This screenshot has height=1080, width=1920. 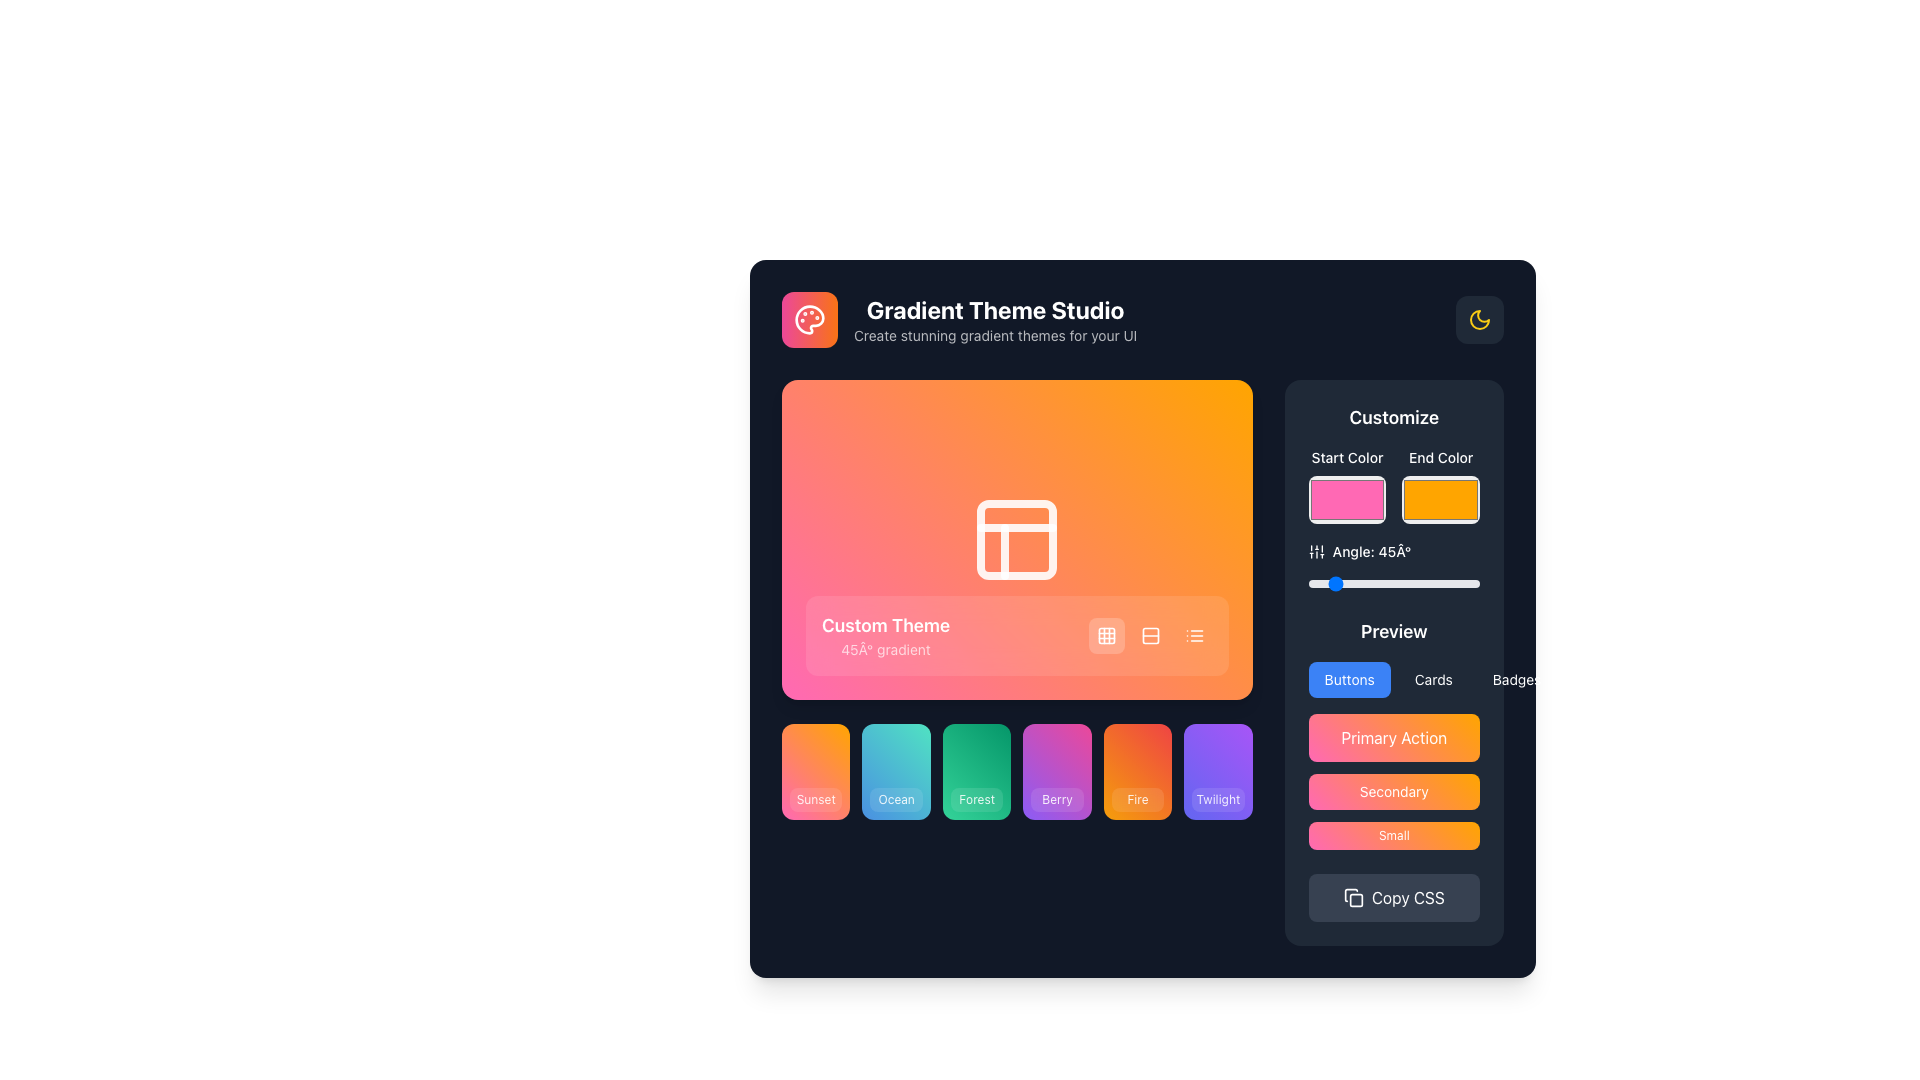 I want to click on the circular button with a dark gray background and a yellow crescent moon icon, located at the far upper-right corner of the 'Gradient Theme Studio' section, so click(x=1479, y=319).